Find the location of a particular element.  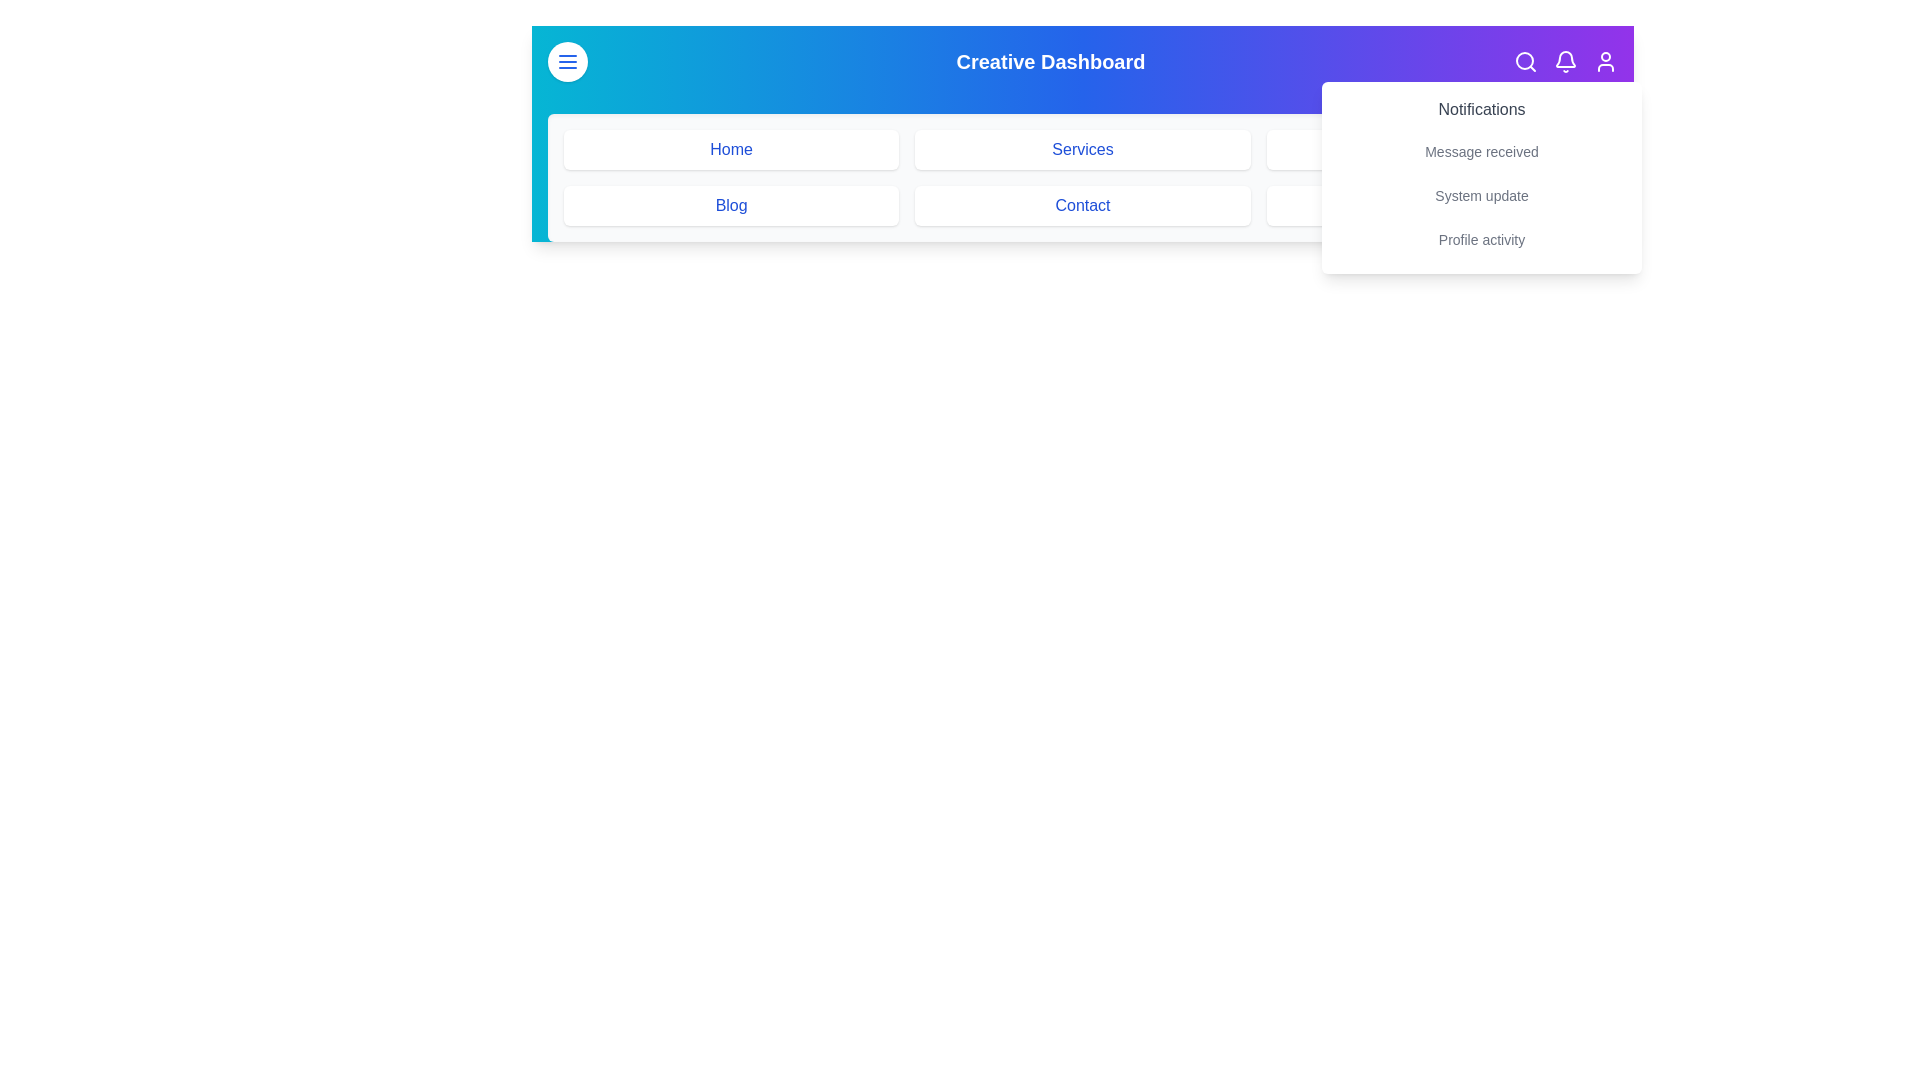

the menu item labeled Home to navigate to the corresponding section is located at coordinates (730, 149).